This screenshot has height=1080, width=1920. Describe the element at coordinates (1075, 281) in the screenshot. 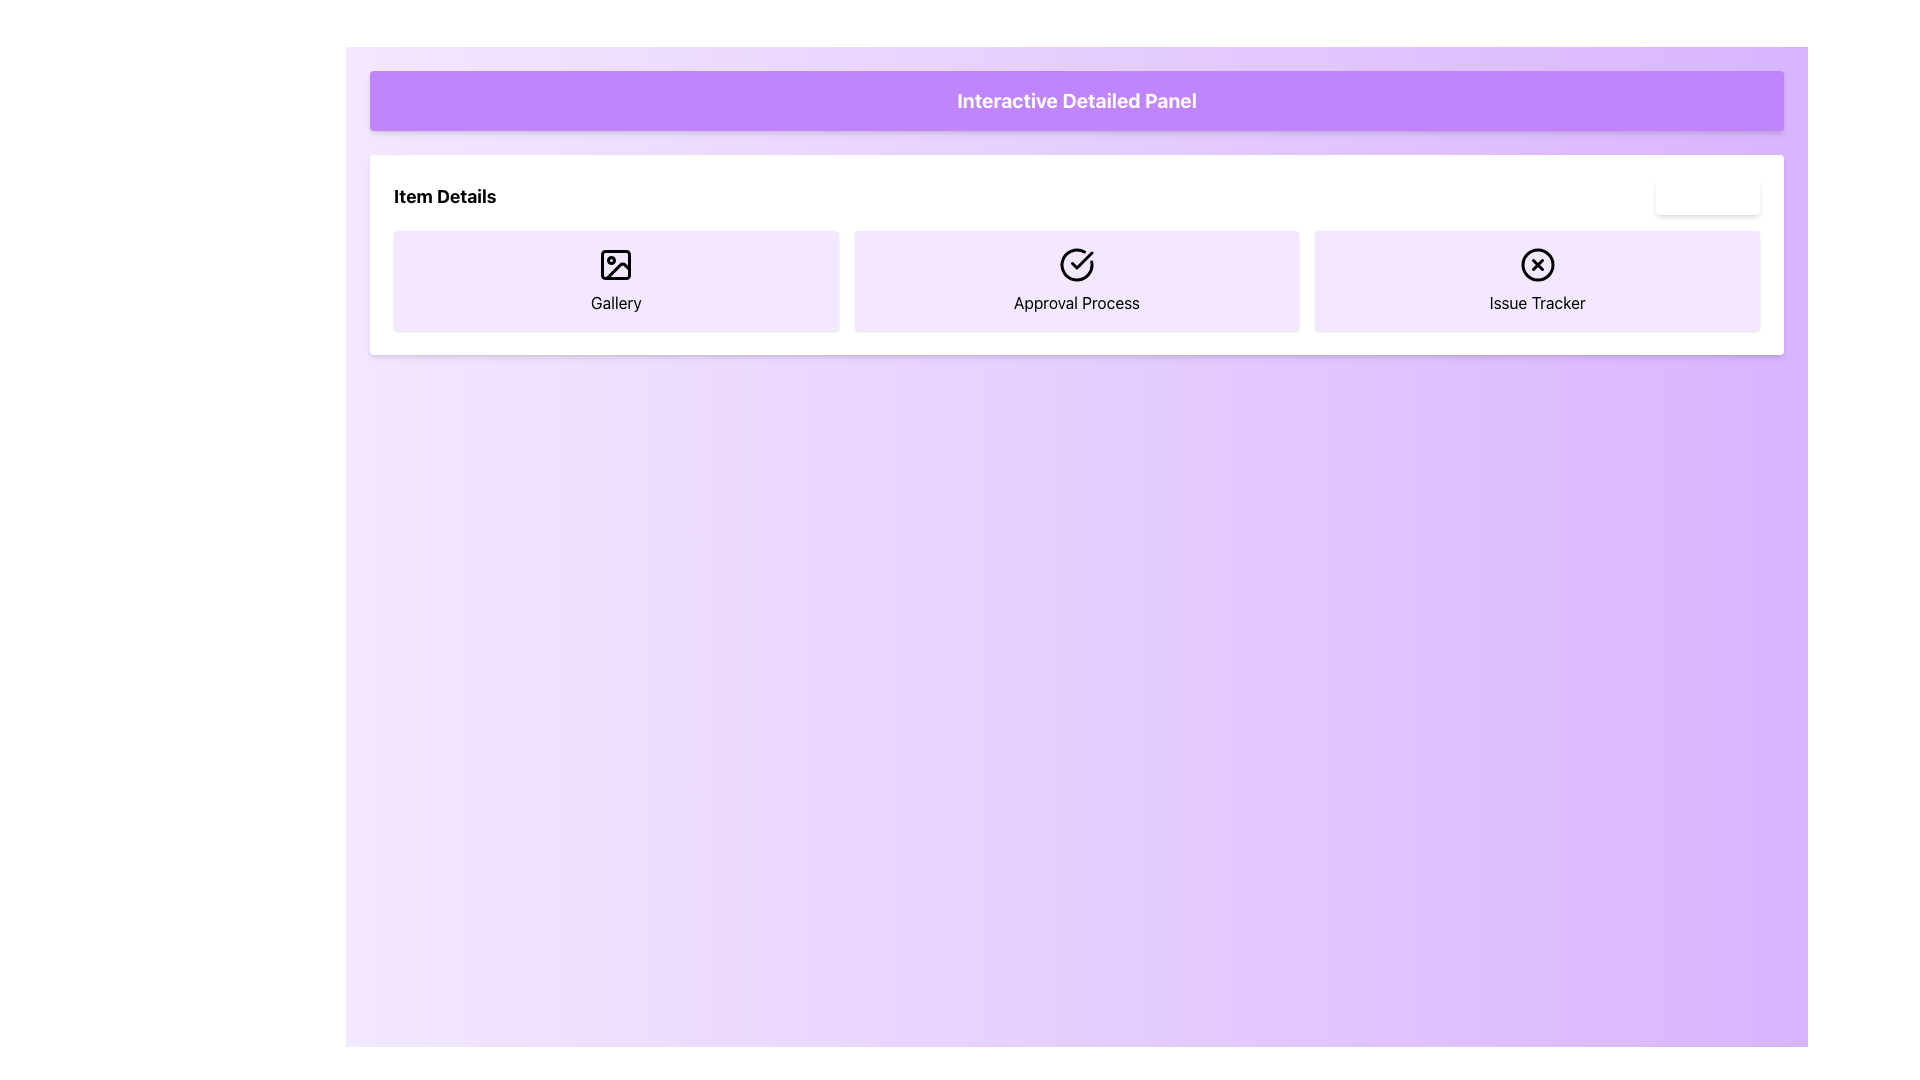

I see `the Informational Card that indicates or accesses the 'Approval Process' section, which is the second item in a three-item grid layout` at that location.